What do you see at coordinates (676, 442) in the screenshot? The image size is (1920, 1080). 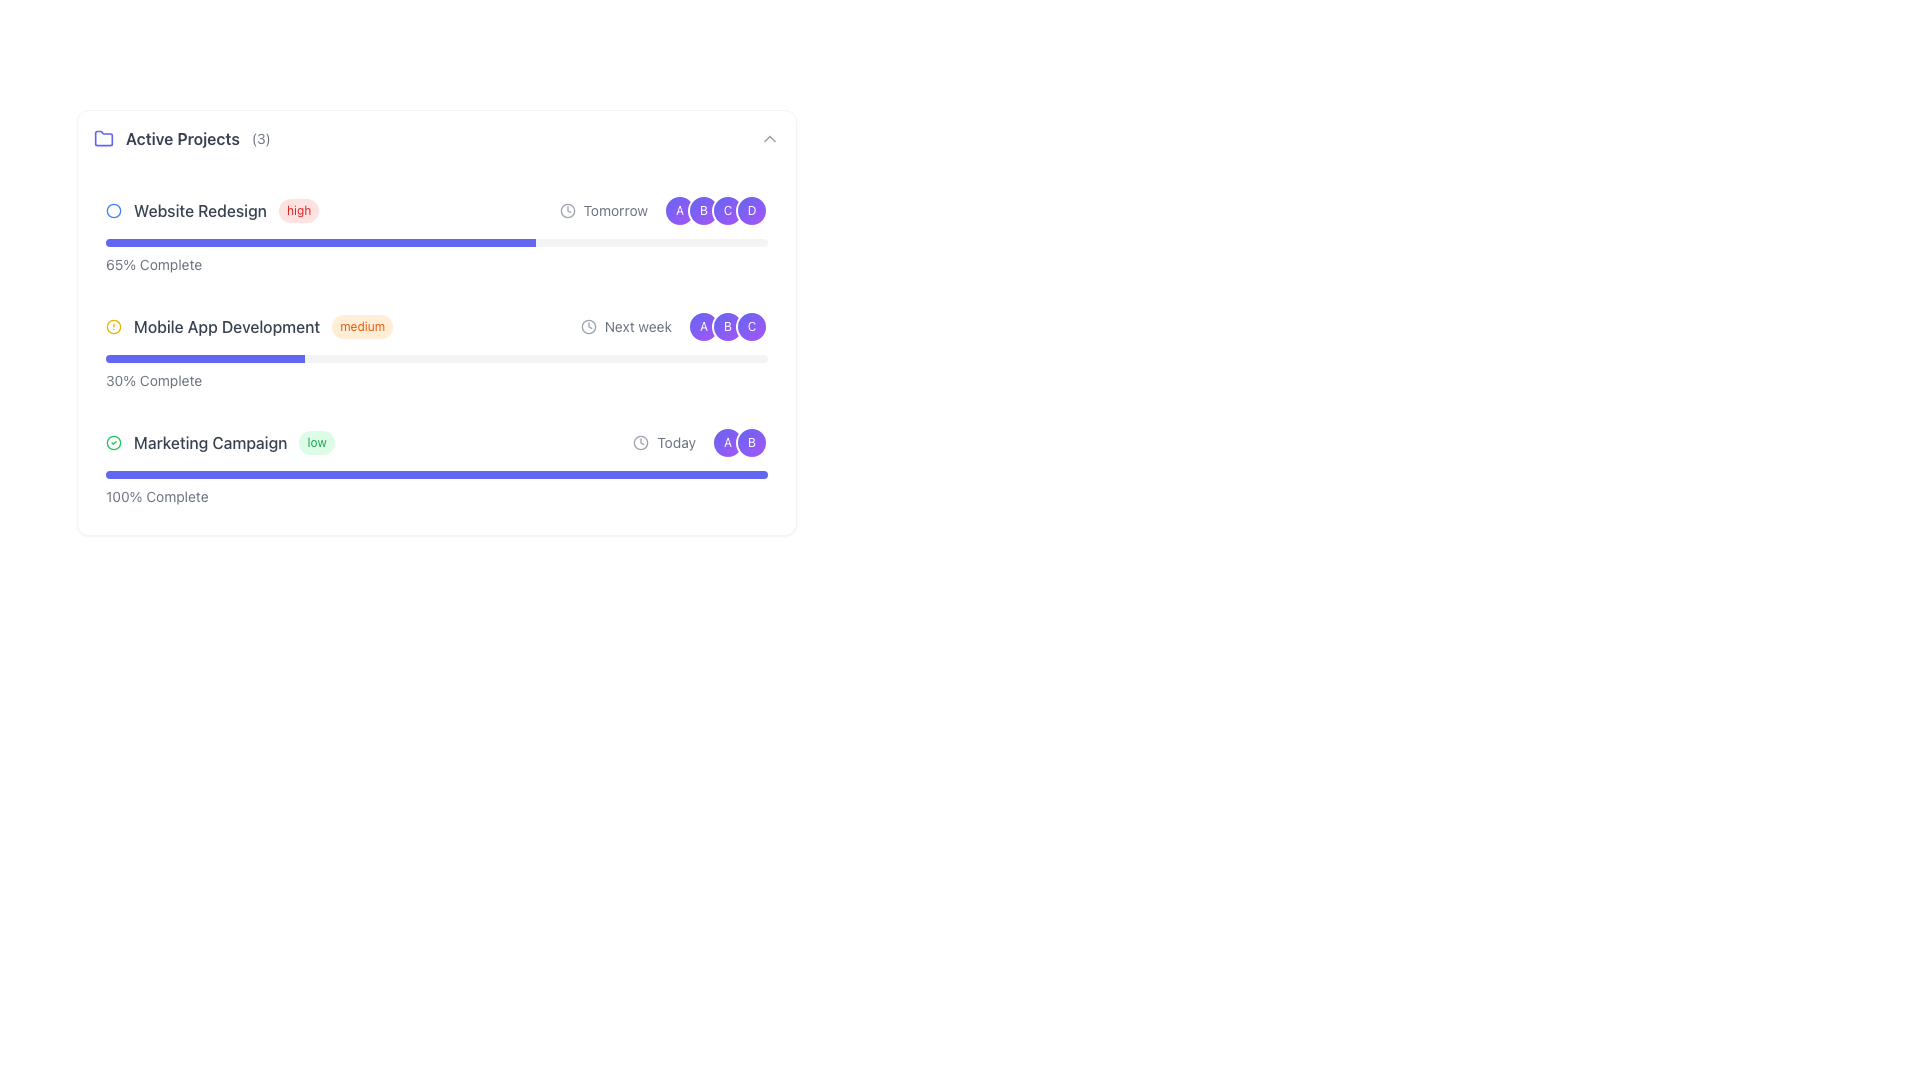 I see `the static text displaying 'Today', which is styled with the class 'text-sm text-gray-500' and is part of the project status for 'Marketing Campaign'` at bounding box center [676, 442].